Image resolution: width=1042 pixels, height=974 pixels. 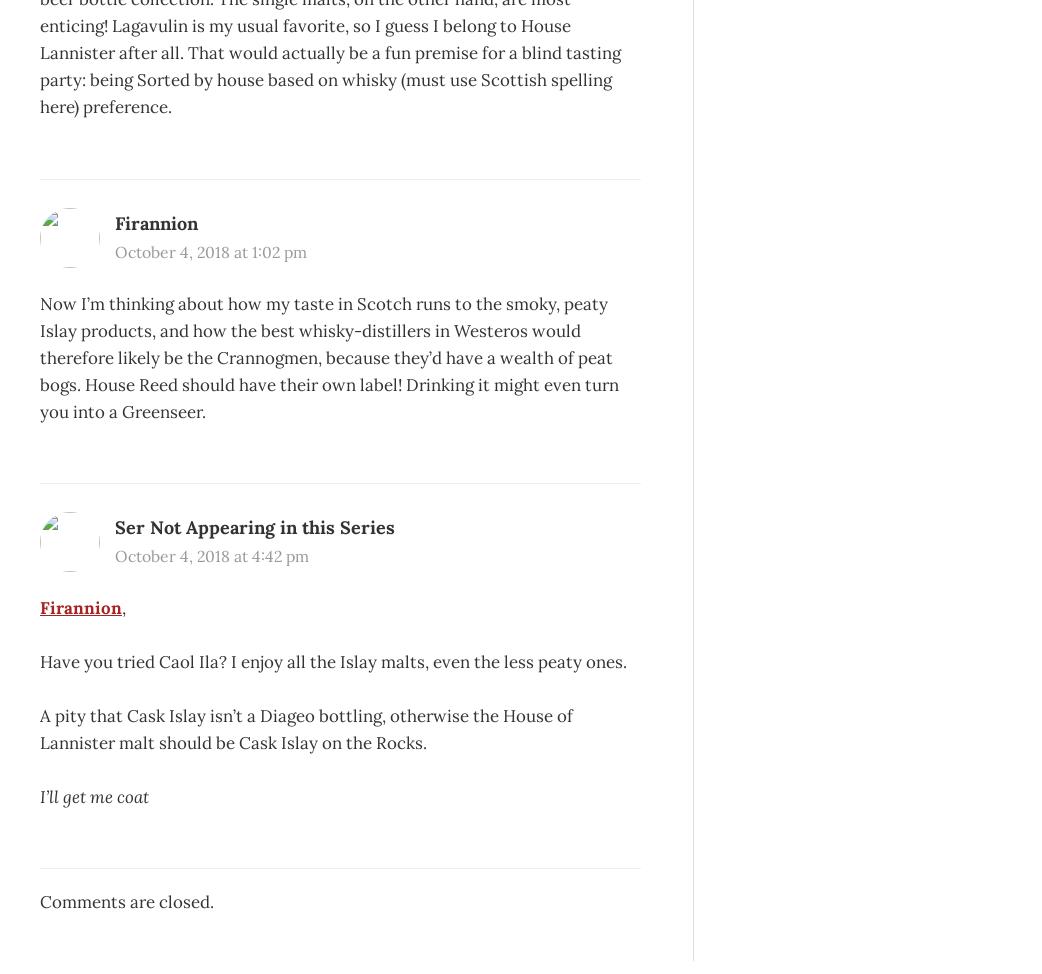 What do you see at coordinates (115, 555) in the screenshot?
I see `'October 4, 2018 at 4:42 pm'` at bounding box center [115, 555].